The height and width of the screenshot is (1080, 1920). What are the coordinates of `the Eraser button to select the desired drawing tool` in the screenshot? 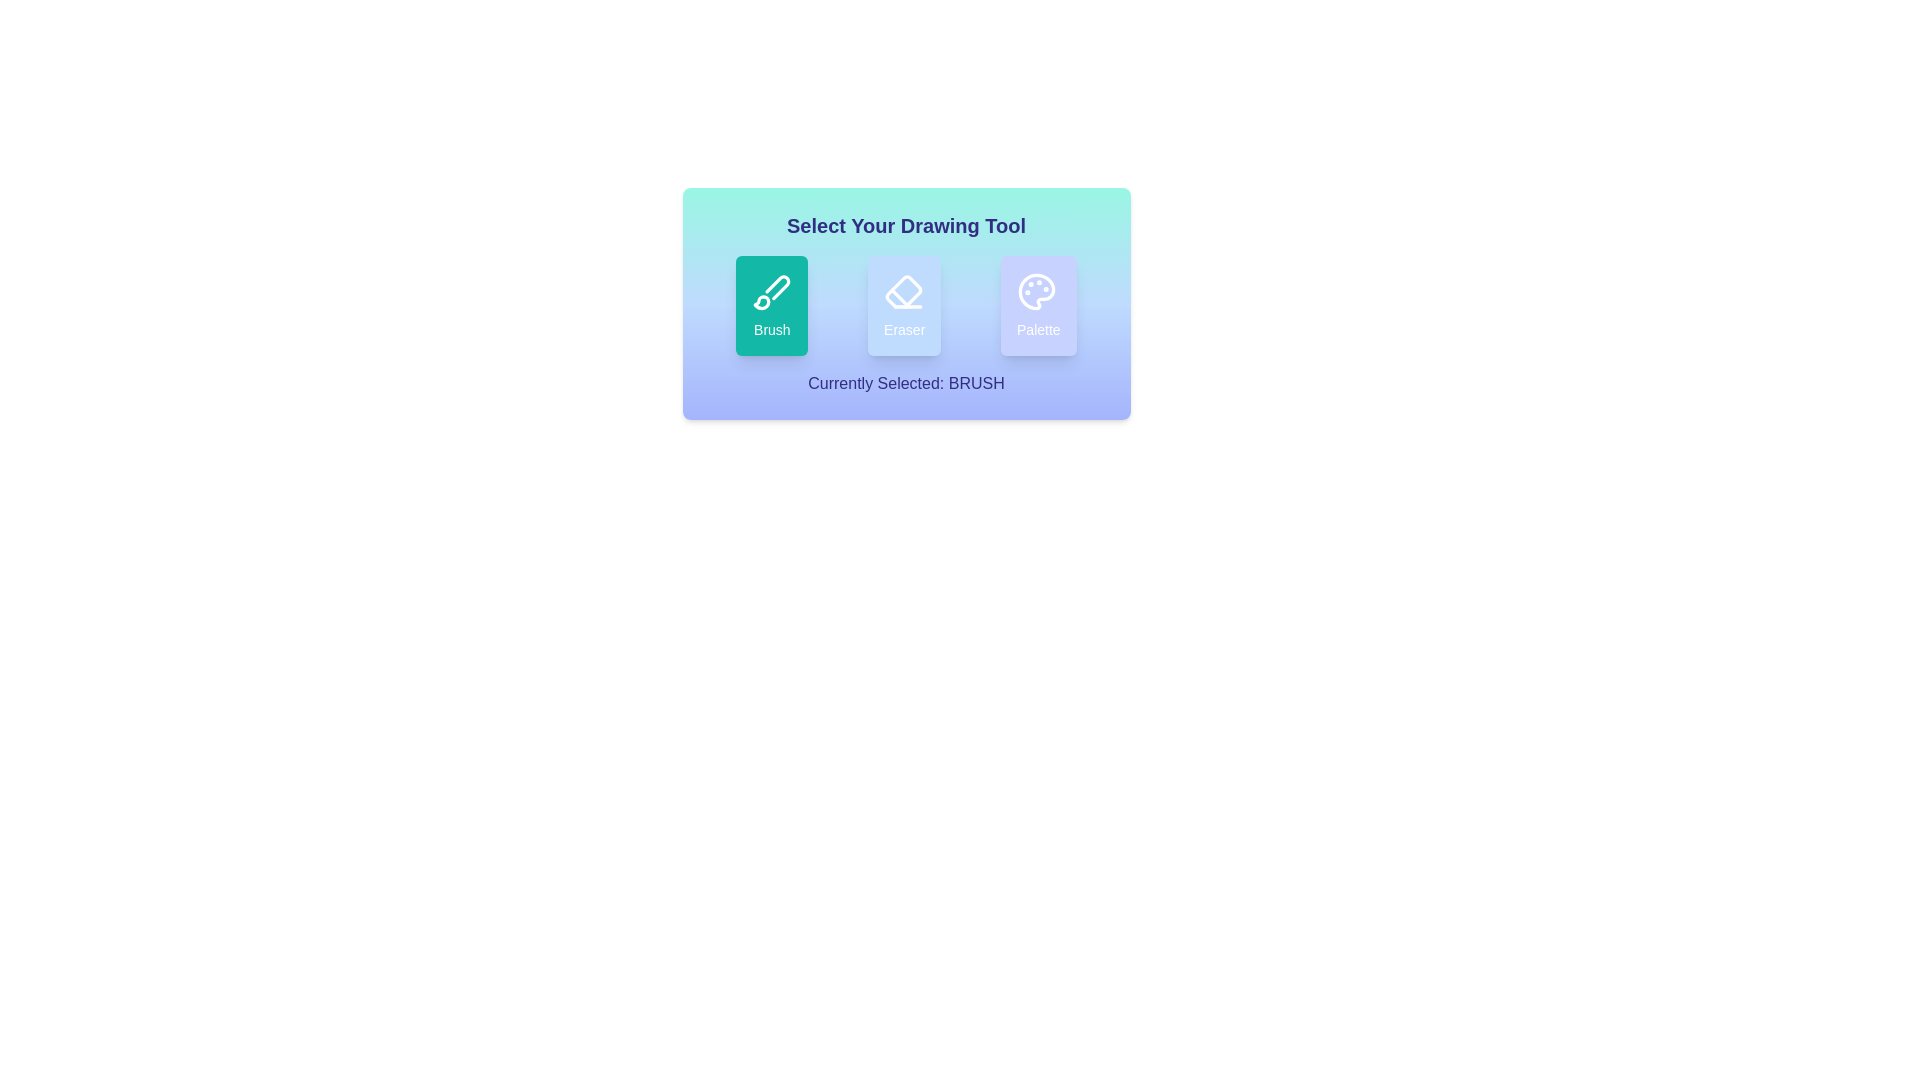 It's located at (903, 305).